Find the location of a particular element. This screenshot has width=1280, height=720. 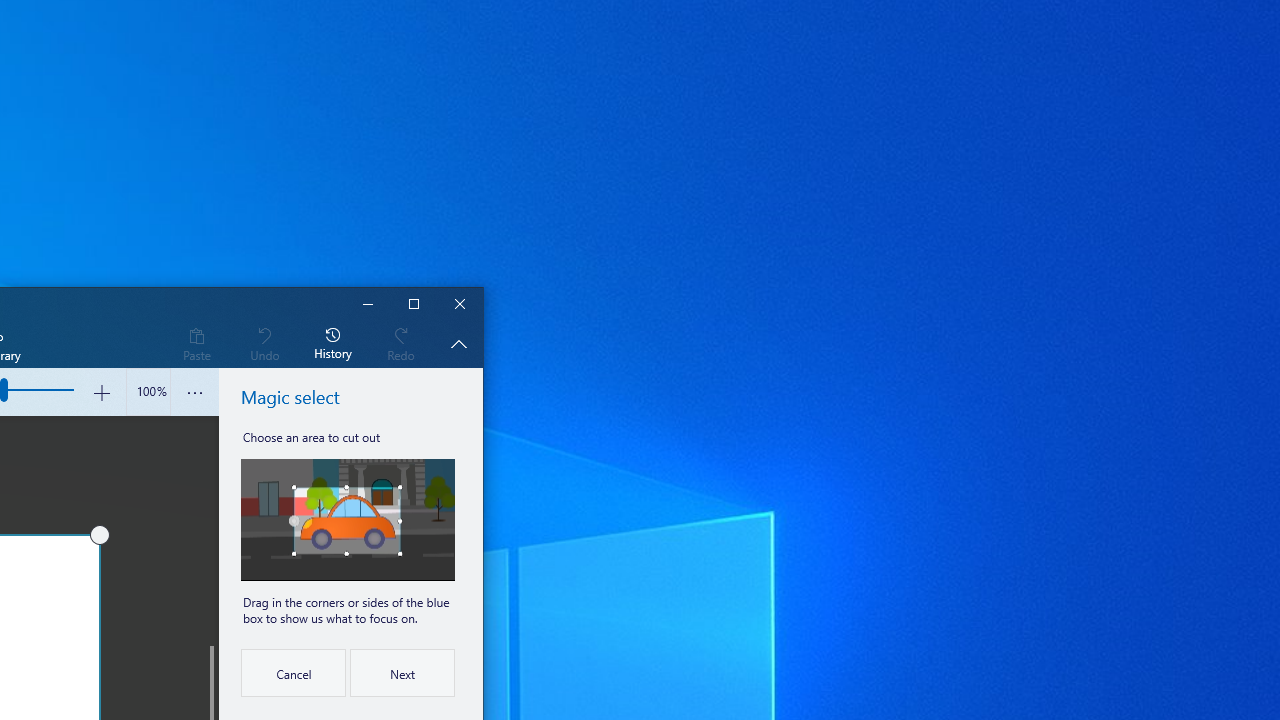

'Paste' is located at coordinates (196, 342).